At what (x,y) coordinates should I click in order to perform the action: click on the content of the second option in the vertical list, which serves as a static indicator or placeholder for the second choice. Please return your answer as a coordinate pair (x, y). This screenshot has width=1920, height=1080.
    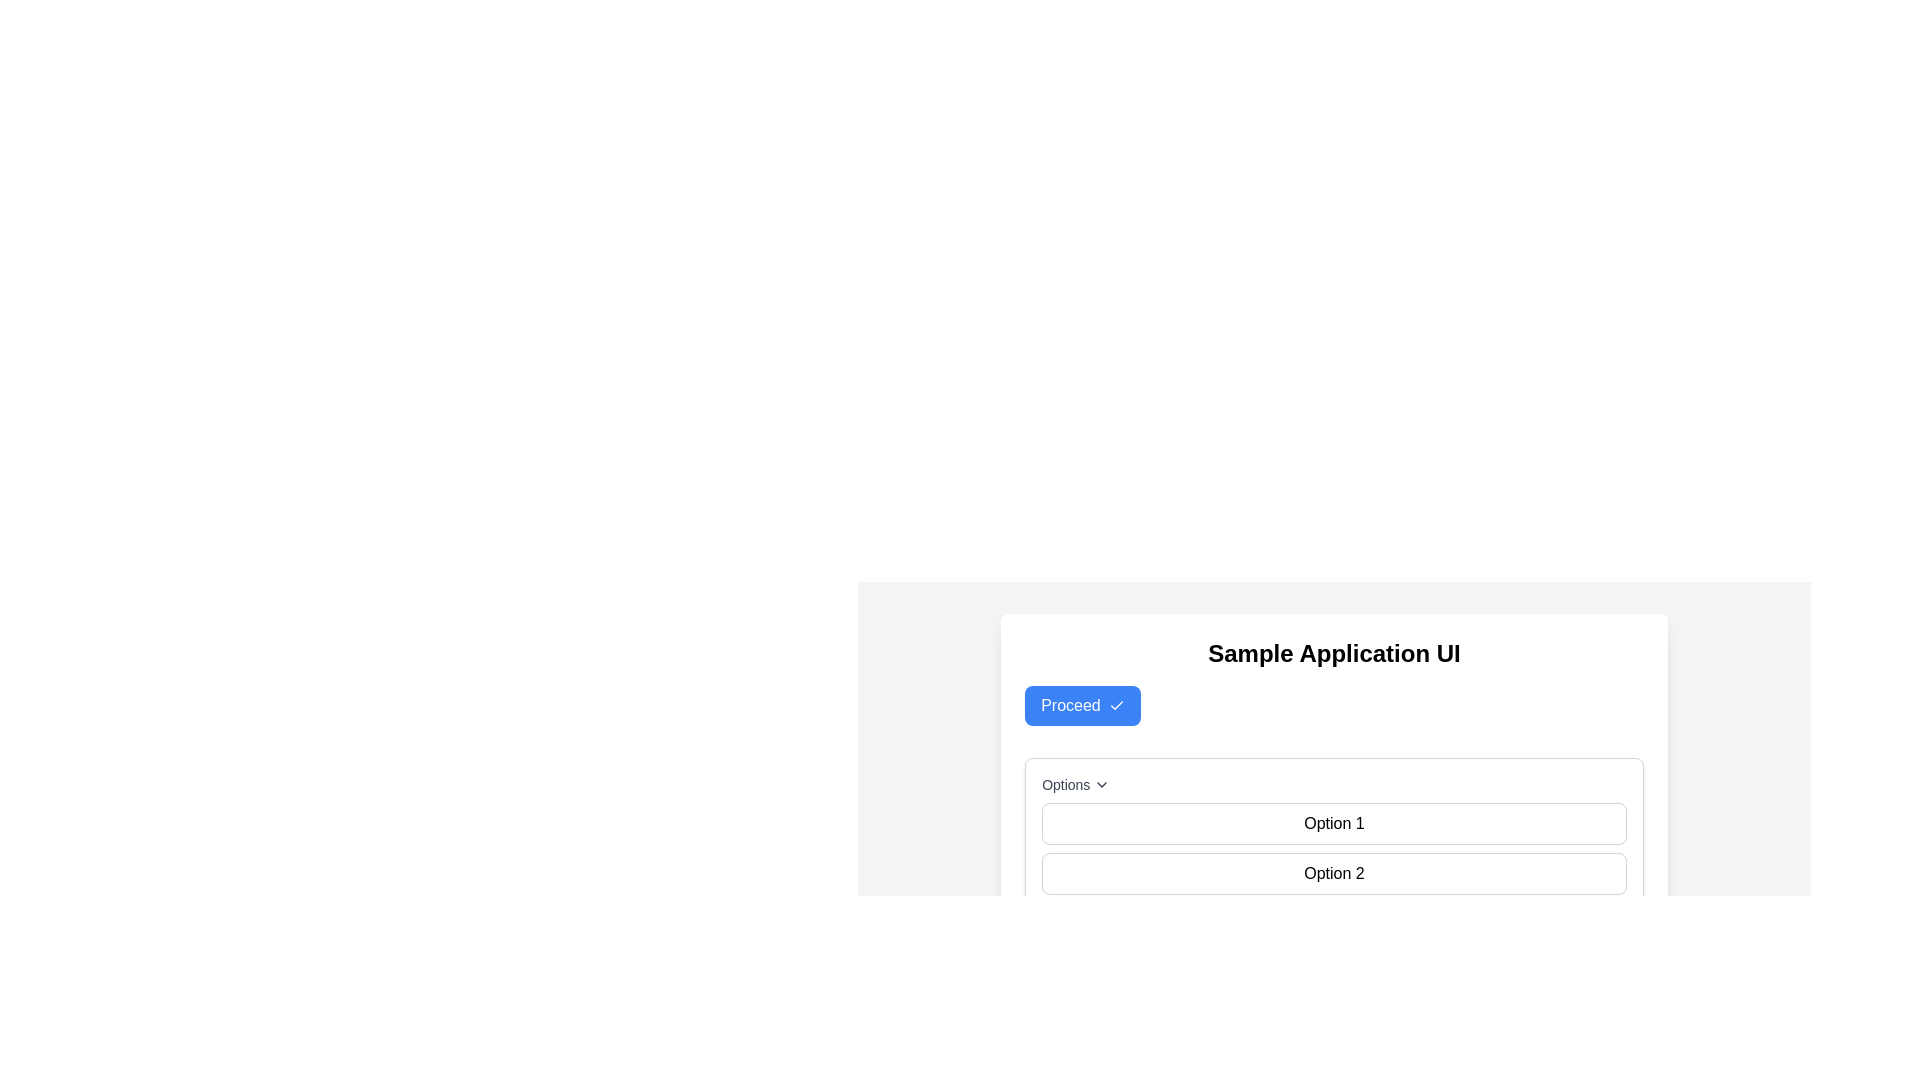
    Looking at the image, I should click on (1334, 873).